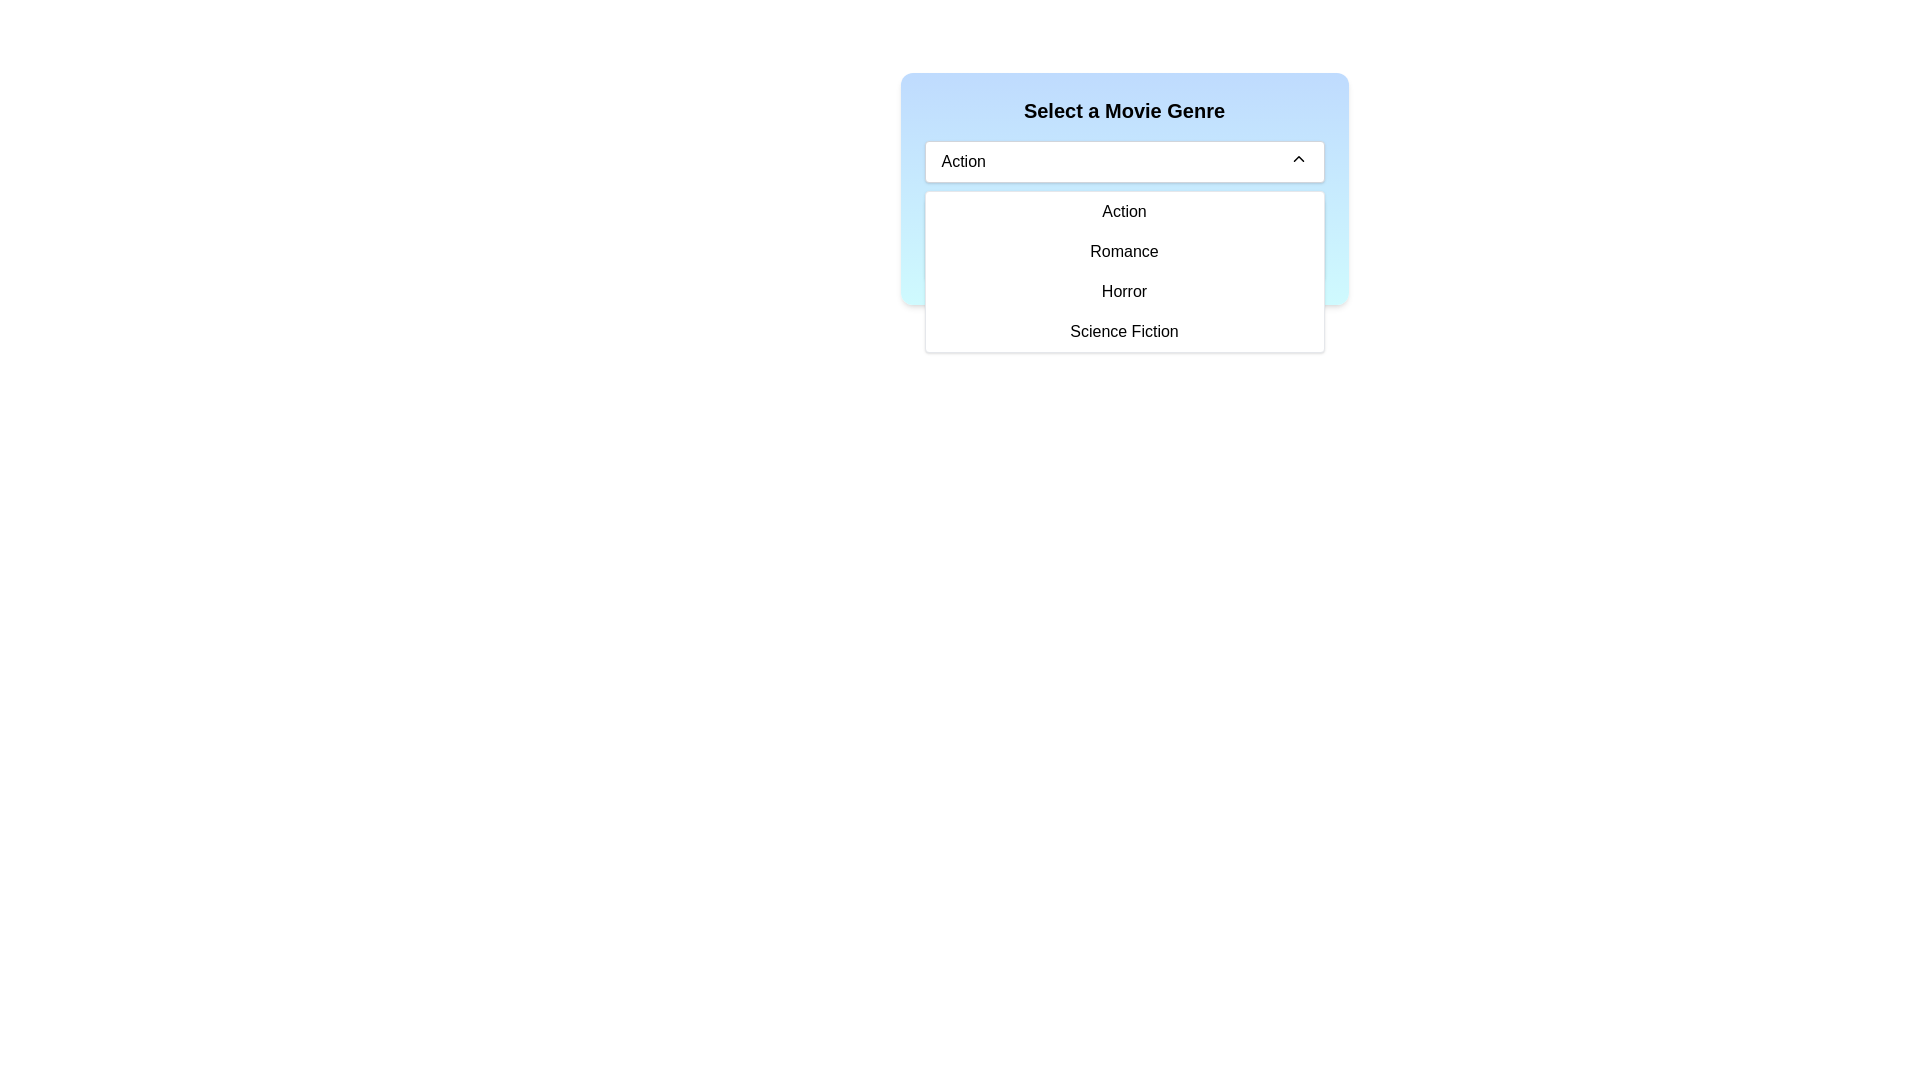 This screenshot has width=1920, height=1080. What do you see at coordinates (1124, 226) in the screenshot?
I see `the first selectable list item labeled 'Action' within the dropdown under 'Select a Movie Genre'` at bounding box center [1124, 226].